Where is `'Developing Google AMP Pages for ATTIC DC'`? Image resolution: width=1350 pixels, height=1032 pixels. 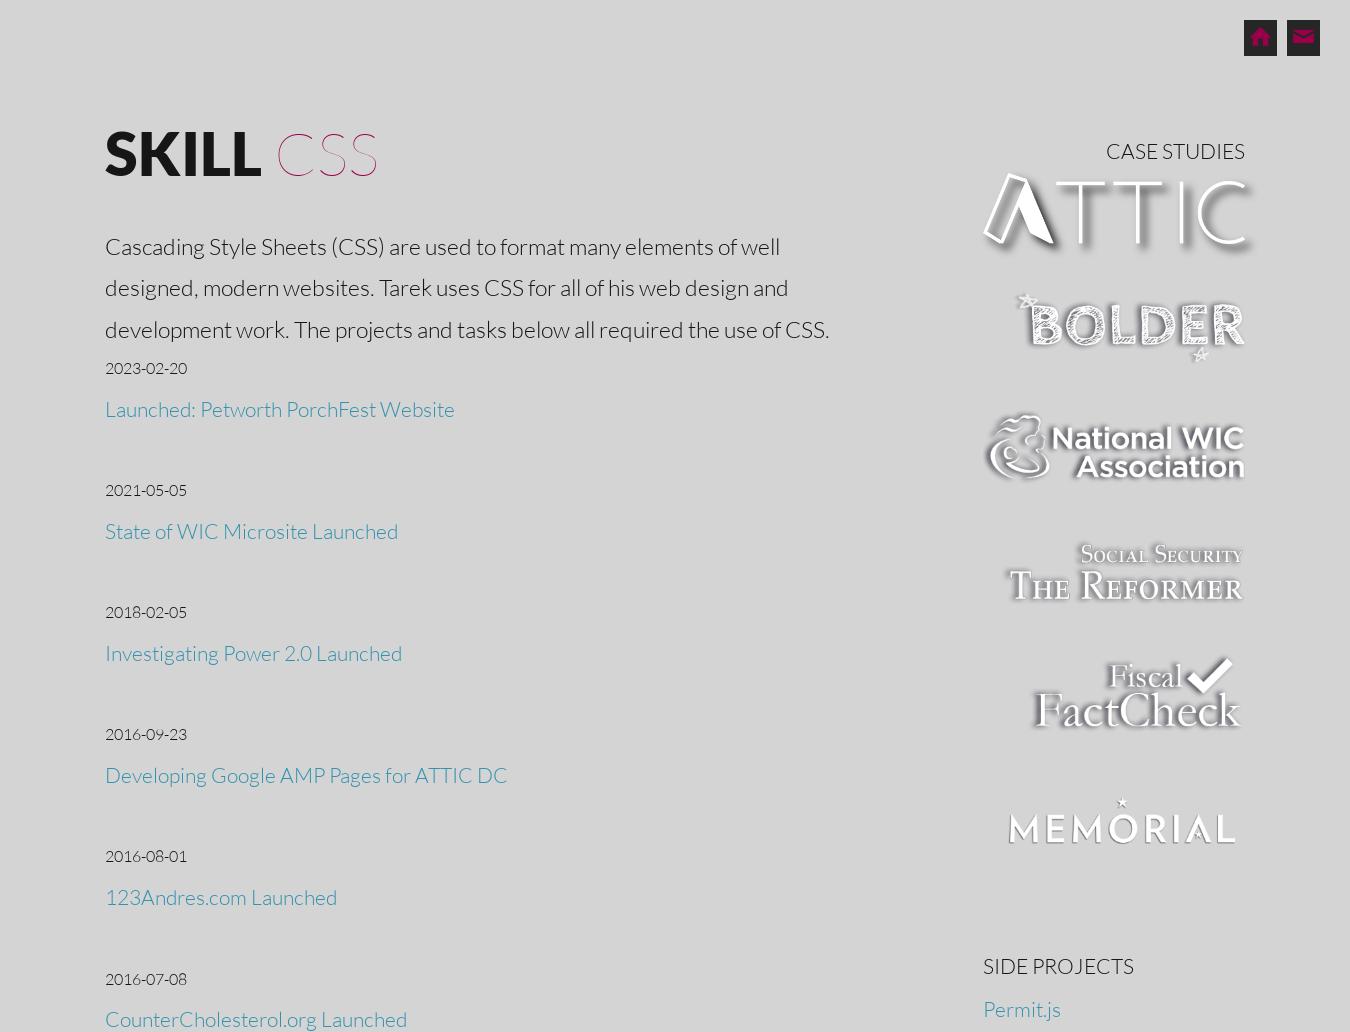 'Developing Google AMP Pages for ATTIC DC' is located at coordinates (305, 775).